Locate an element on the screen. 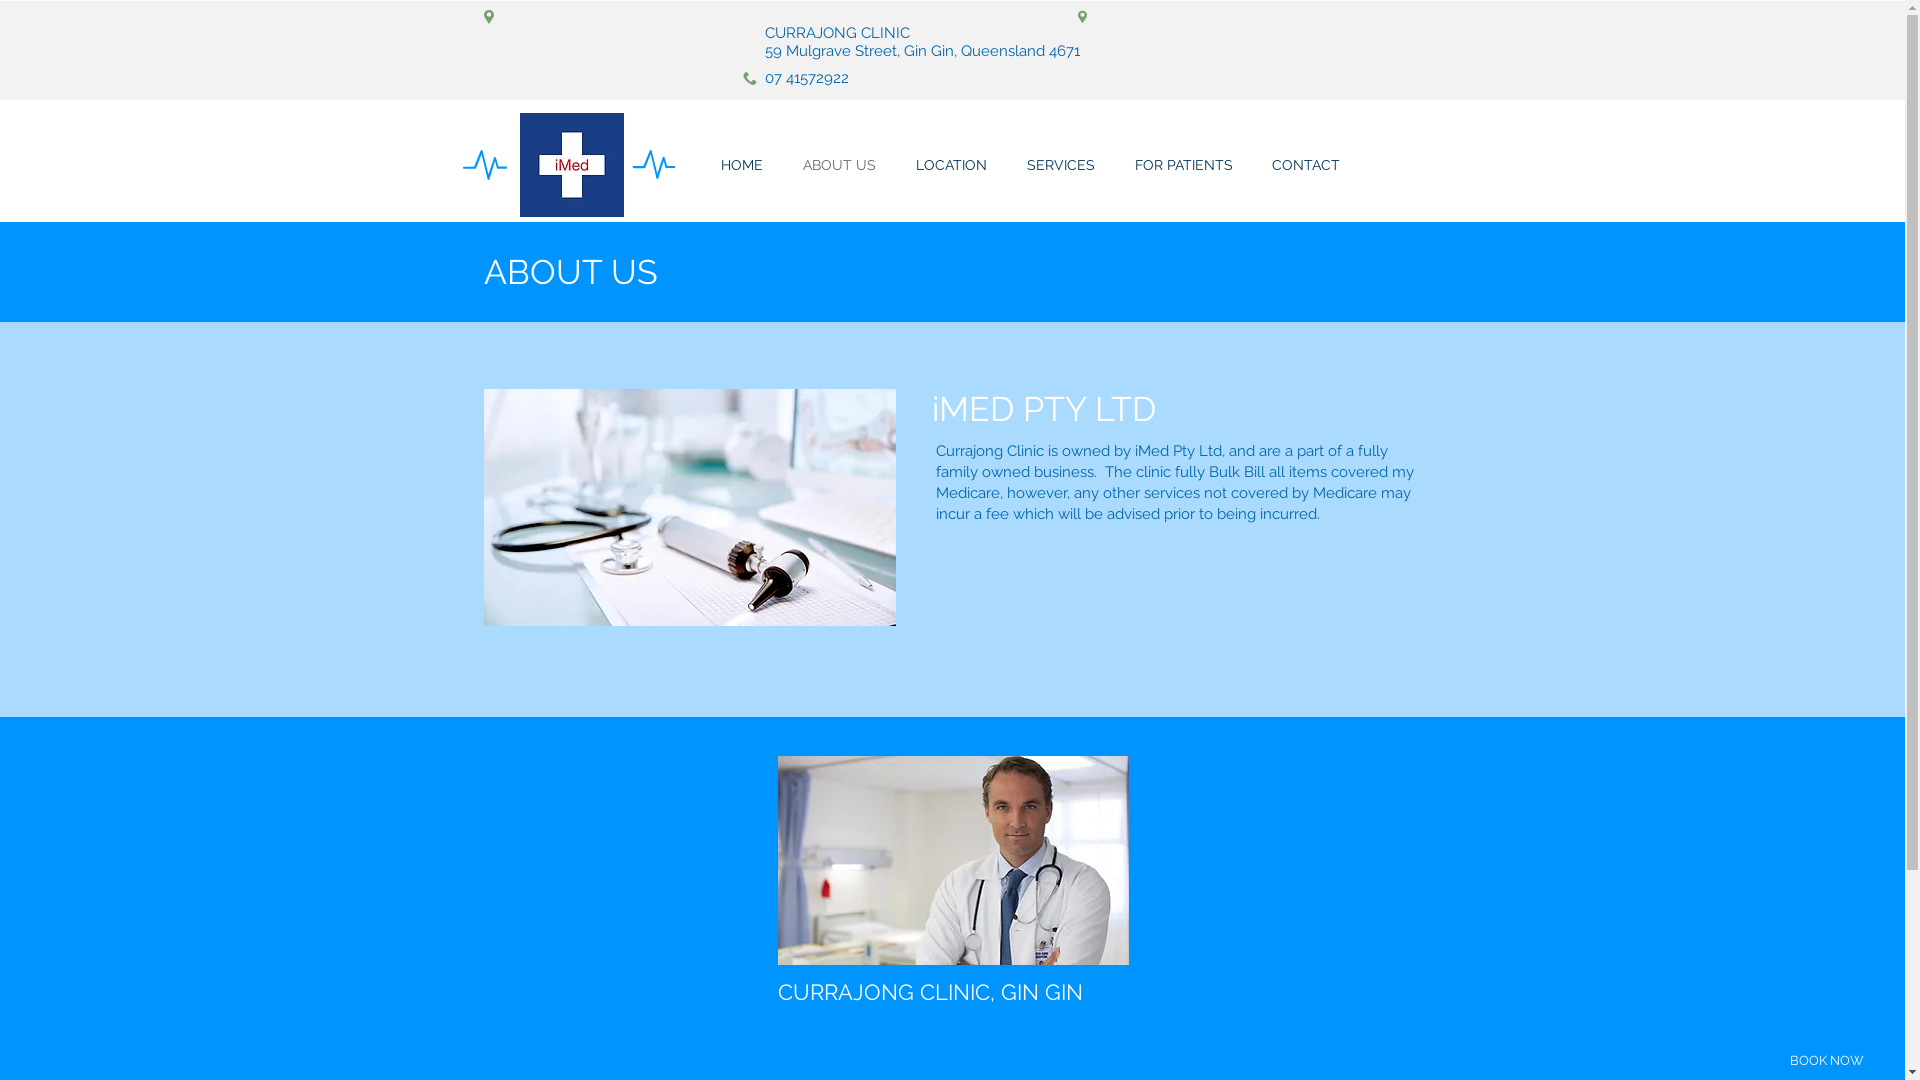 Image resolution: width=1920 pixels, height=1080 pixels. 'CONTACT' is located at coordinates (1305, 164).